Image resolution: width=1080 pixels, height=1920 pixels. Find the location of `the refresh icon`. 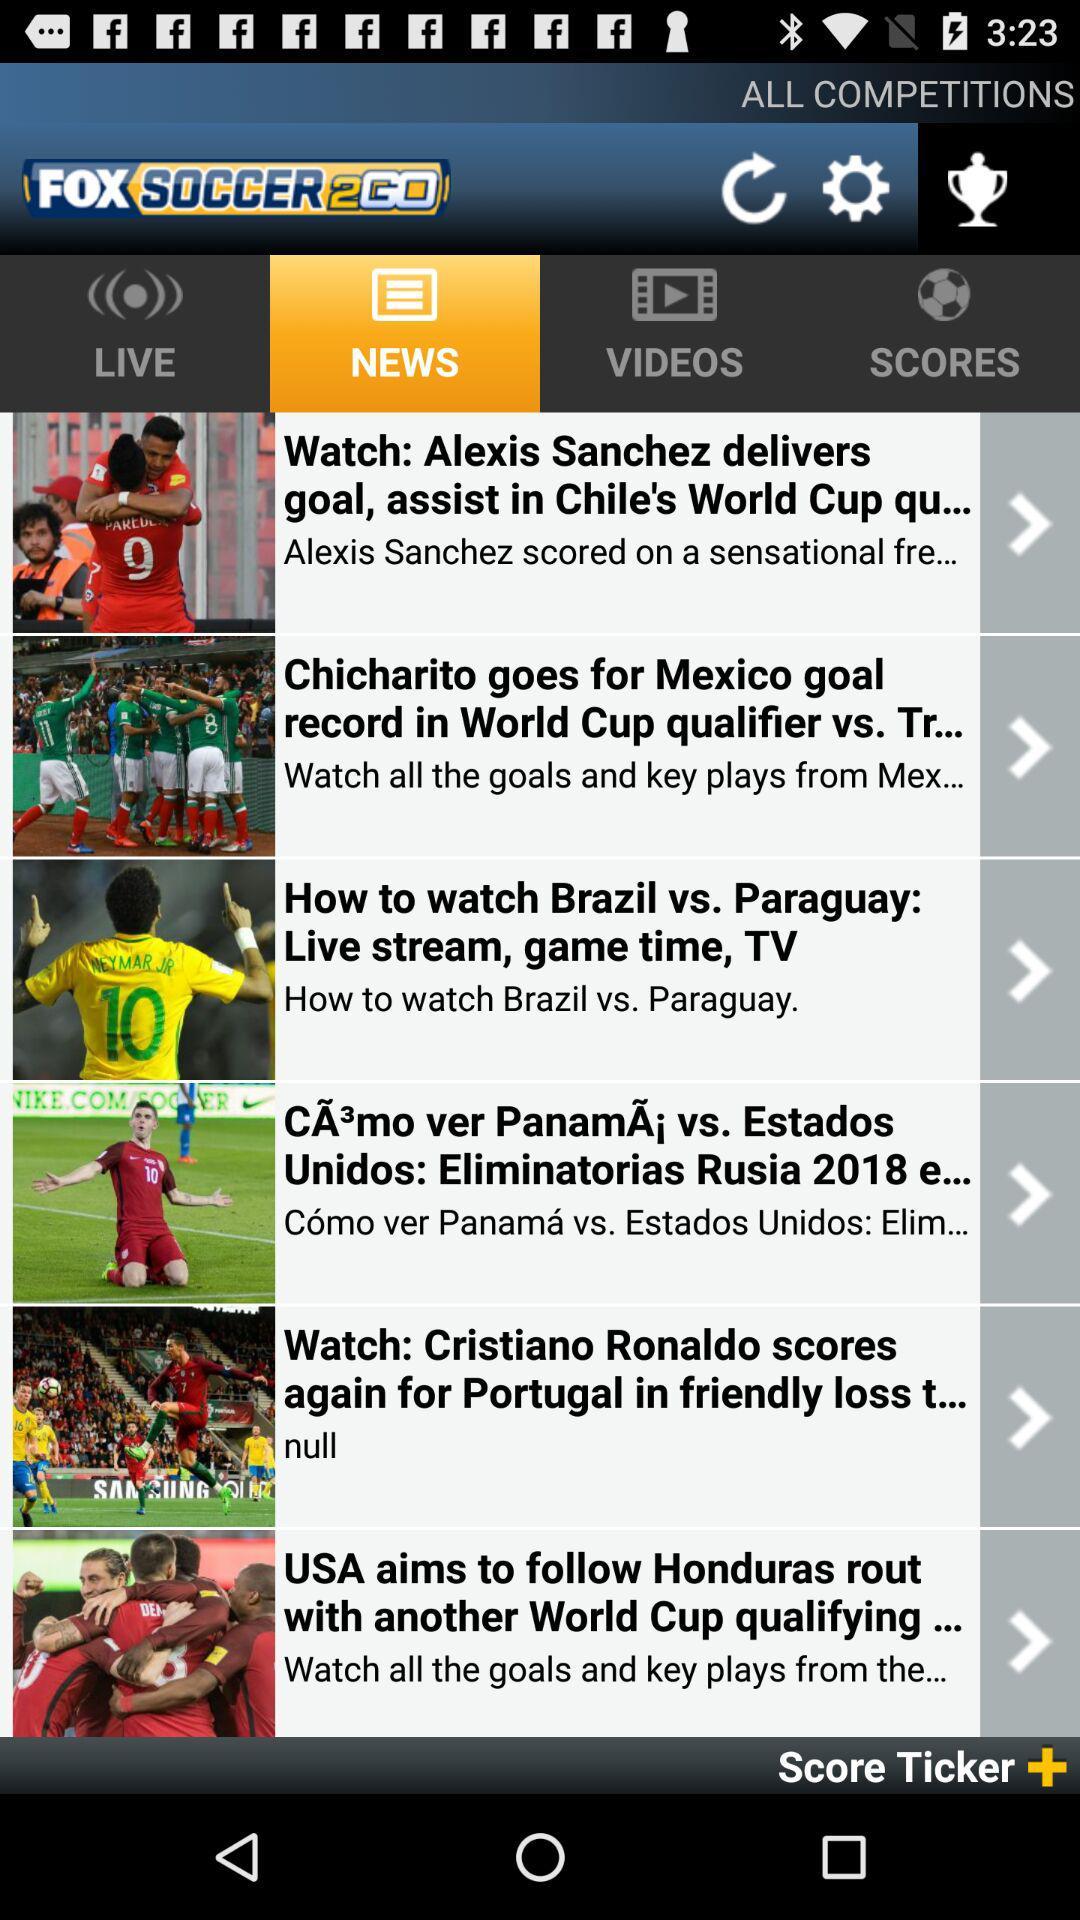

the refresh icon is located at coordinates (755, 202).